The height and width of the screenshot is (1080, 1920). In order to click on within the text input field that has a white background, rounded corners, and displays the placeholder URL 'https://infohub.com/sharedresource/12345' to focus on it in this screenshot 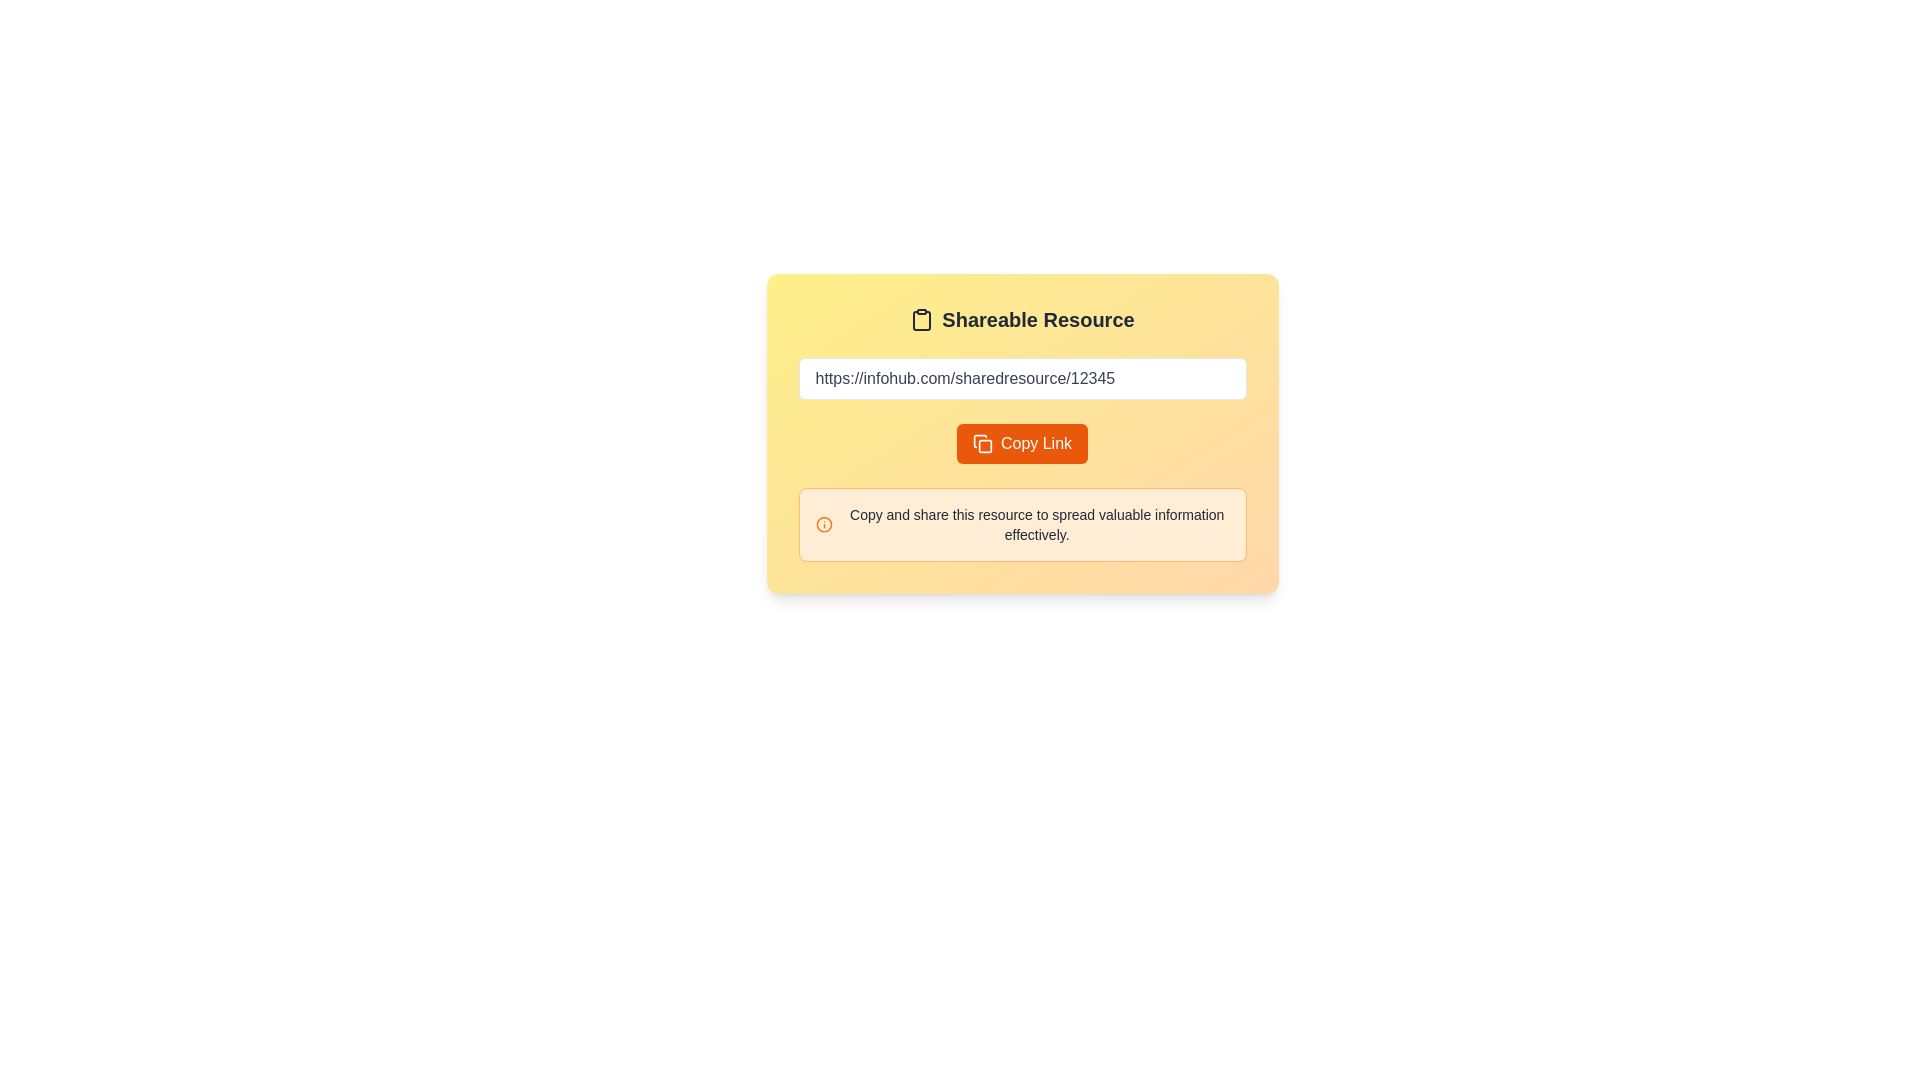, I will do `click(1022, 378)`.